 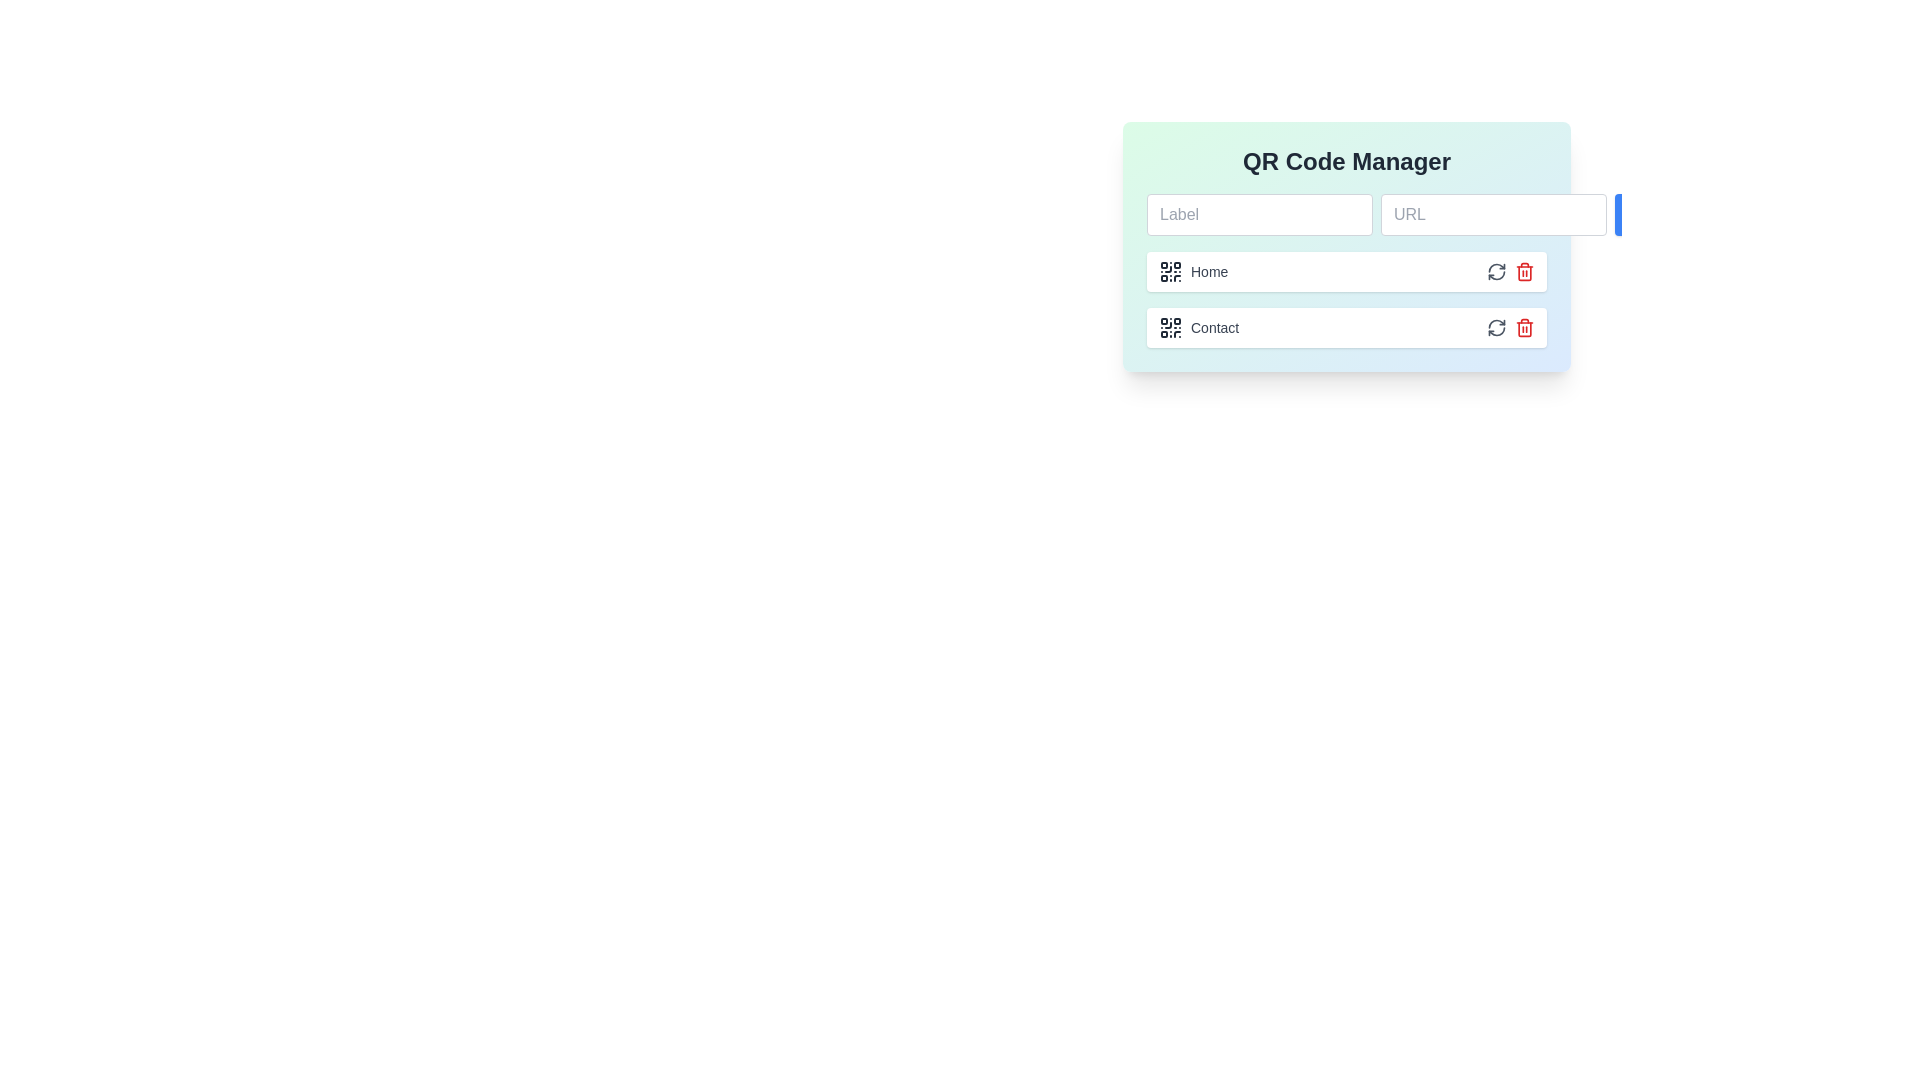 I want to click on text from the second labeled row Text Label in the 'QR Code Manager' section, which is positioned to the right of a QR code icon and above an action button, so click(x=1214, y=326).